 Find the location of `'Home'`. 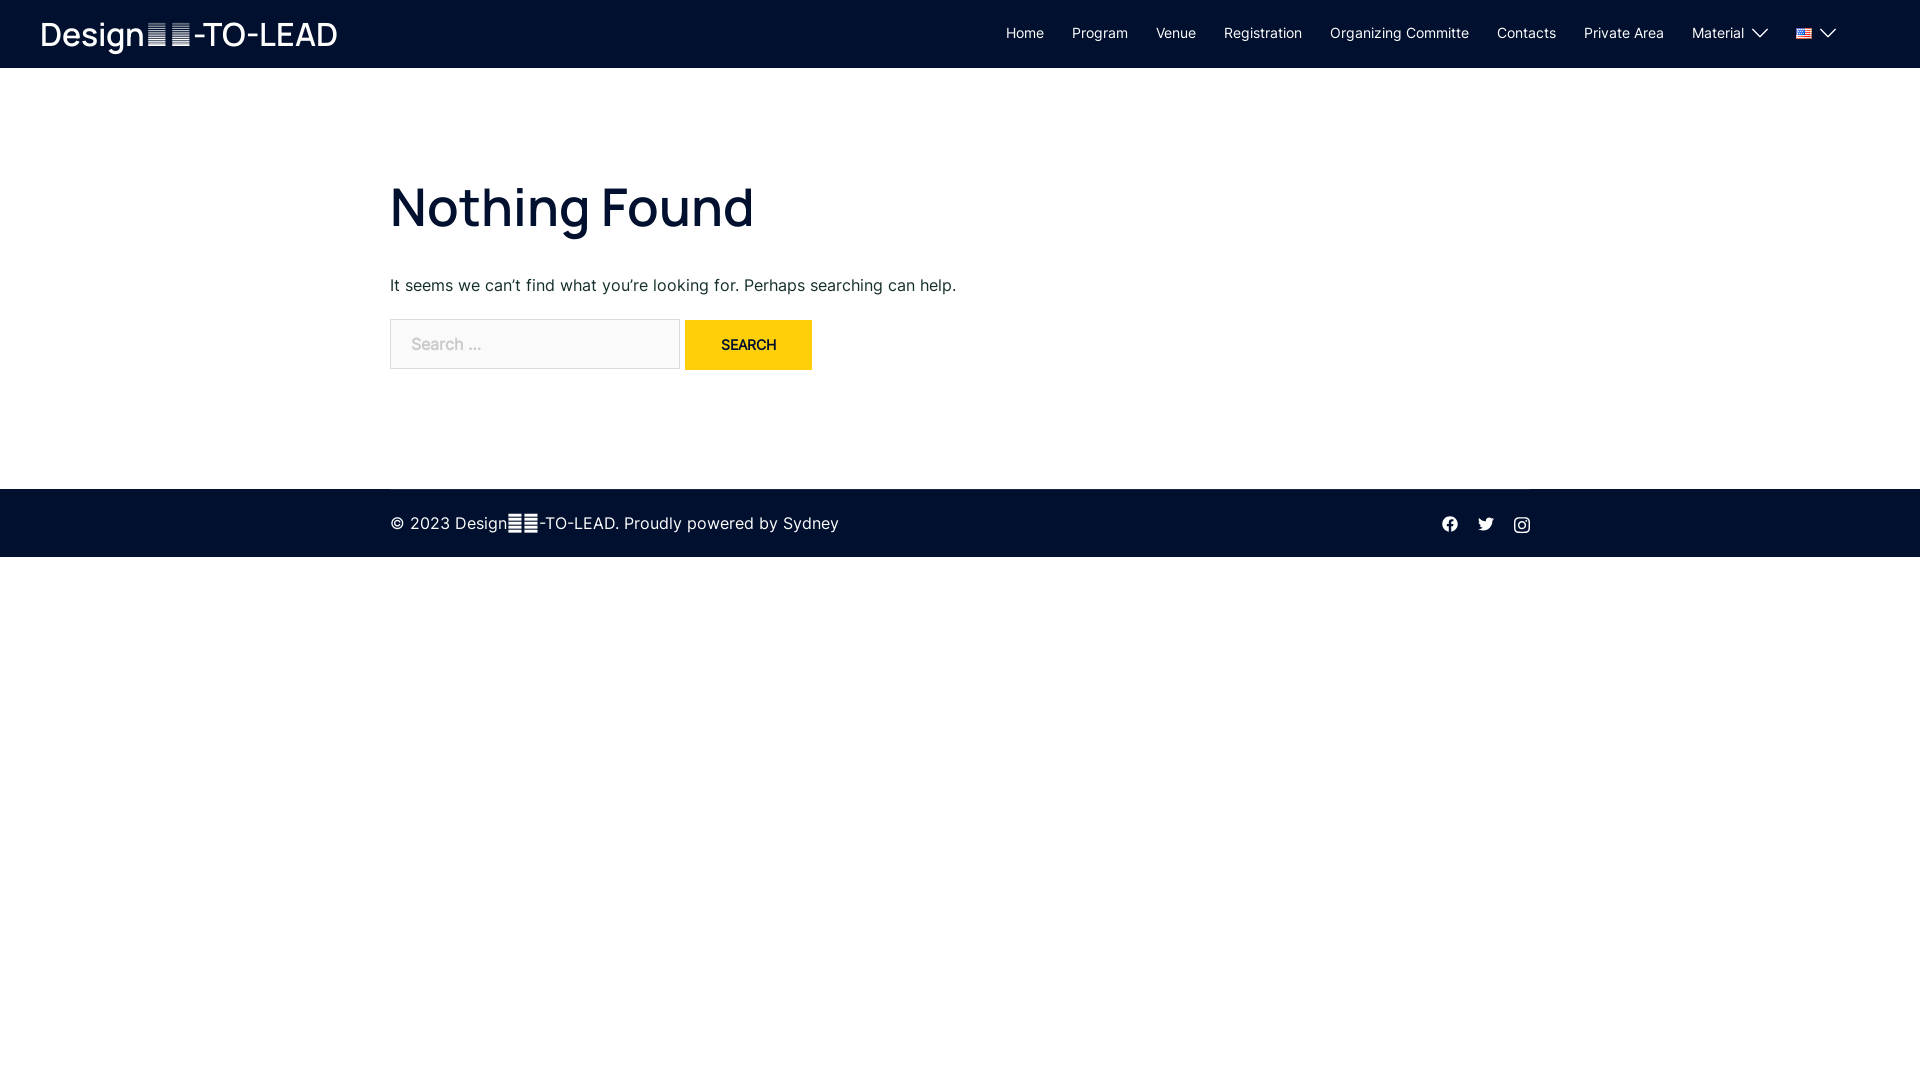

'Home' is located at coordinates (1025, 33).